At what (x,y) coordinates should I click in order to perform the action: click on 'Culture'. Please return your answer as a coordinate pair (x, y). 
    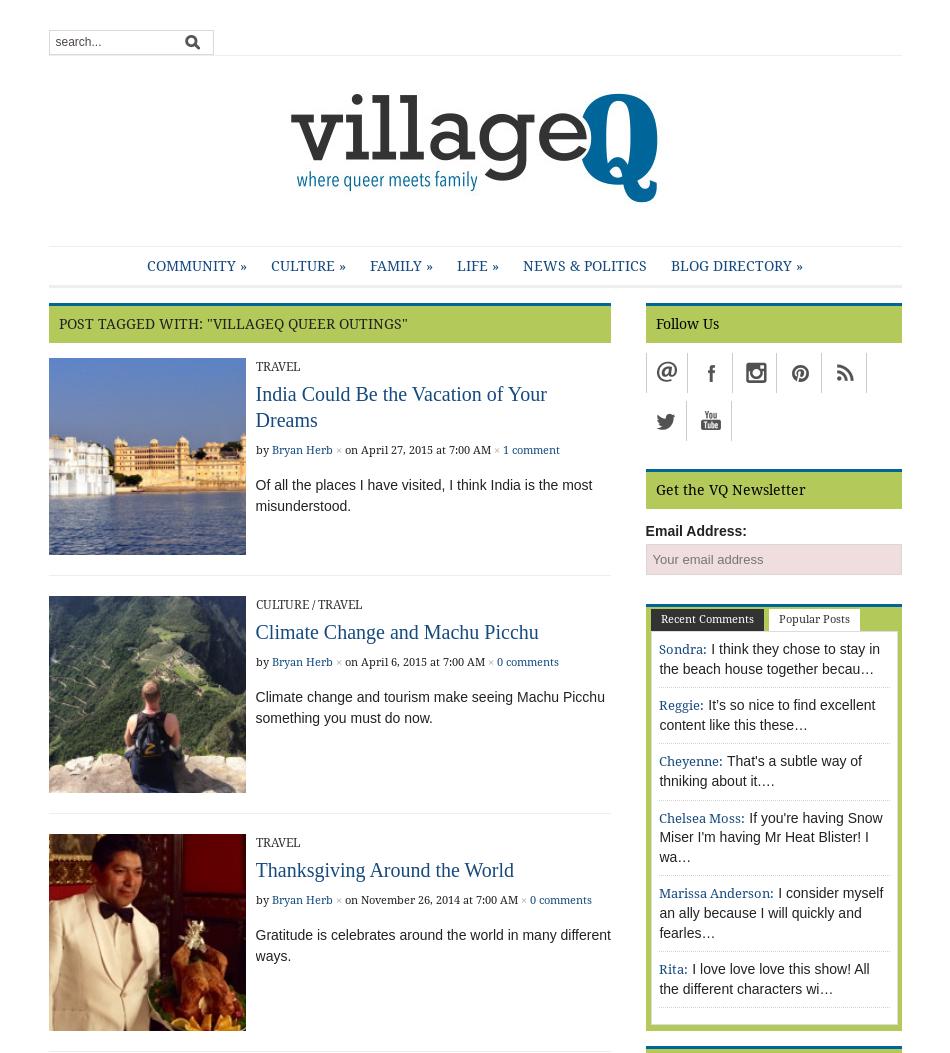
    Looking at the image, I should click on (280, 604).